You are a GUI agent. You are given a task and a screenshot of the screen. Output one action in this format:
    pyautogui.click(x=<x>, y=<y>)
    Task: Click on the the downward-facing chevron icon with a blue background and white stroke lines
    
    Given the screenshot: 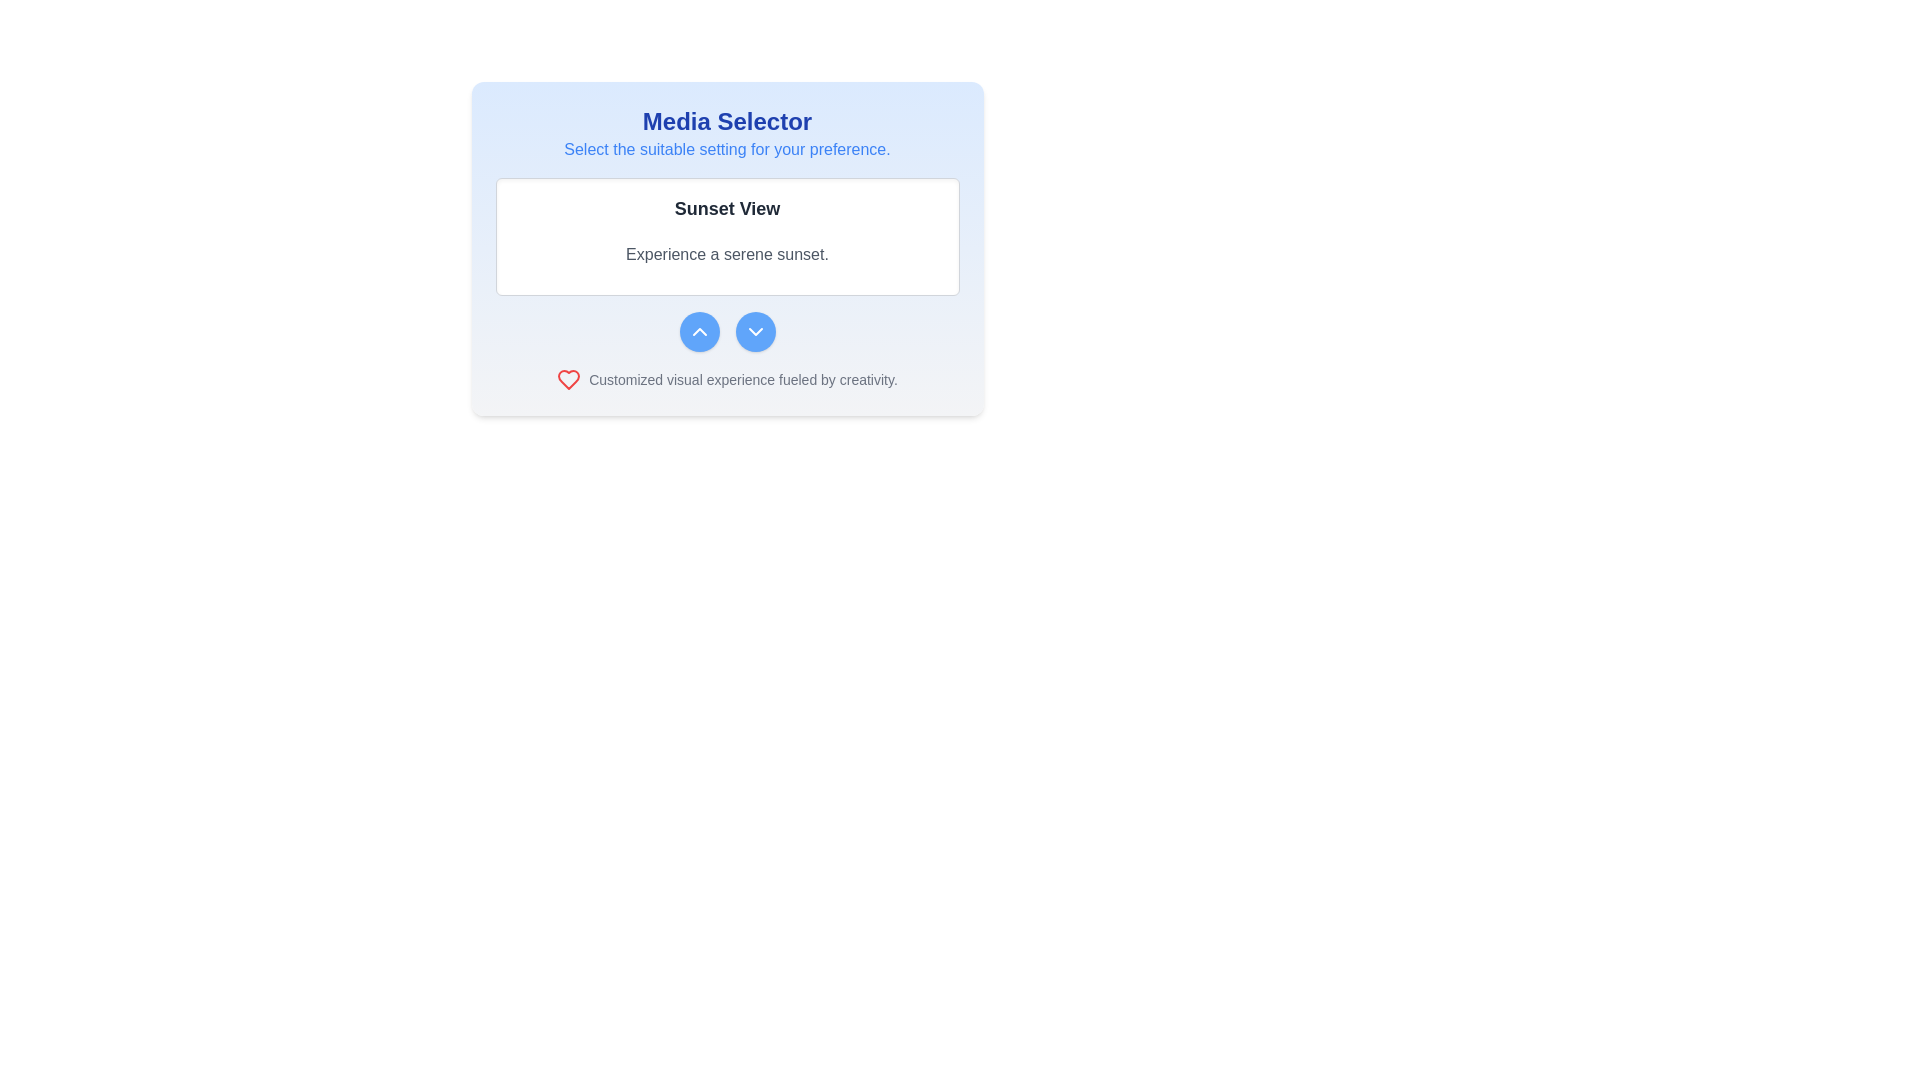 What is the action you would take?
    pyautogui.click(x=754, y=330)
    